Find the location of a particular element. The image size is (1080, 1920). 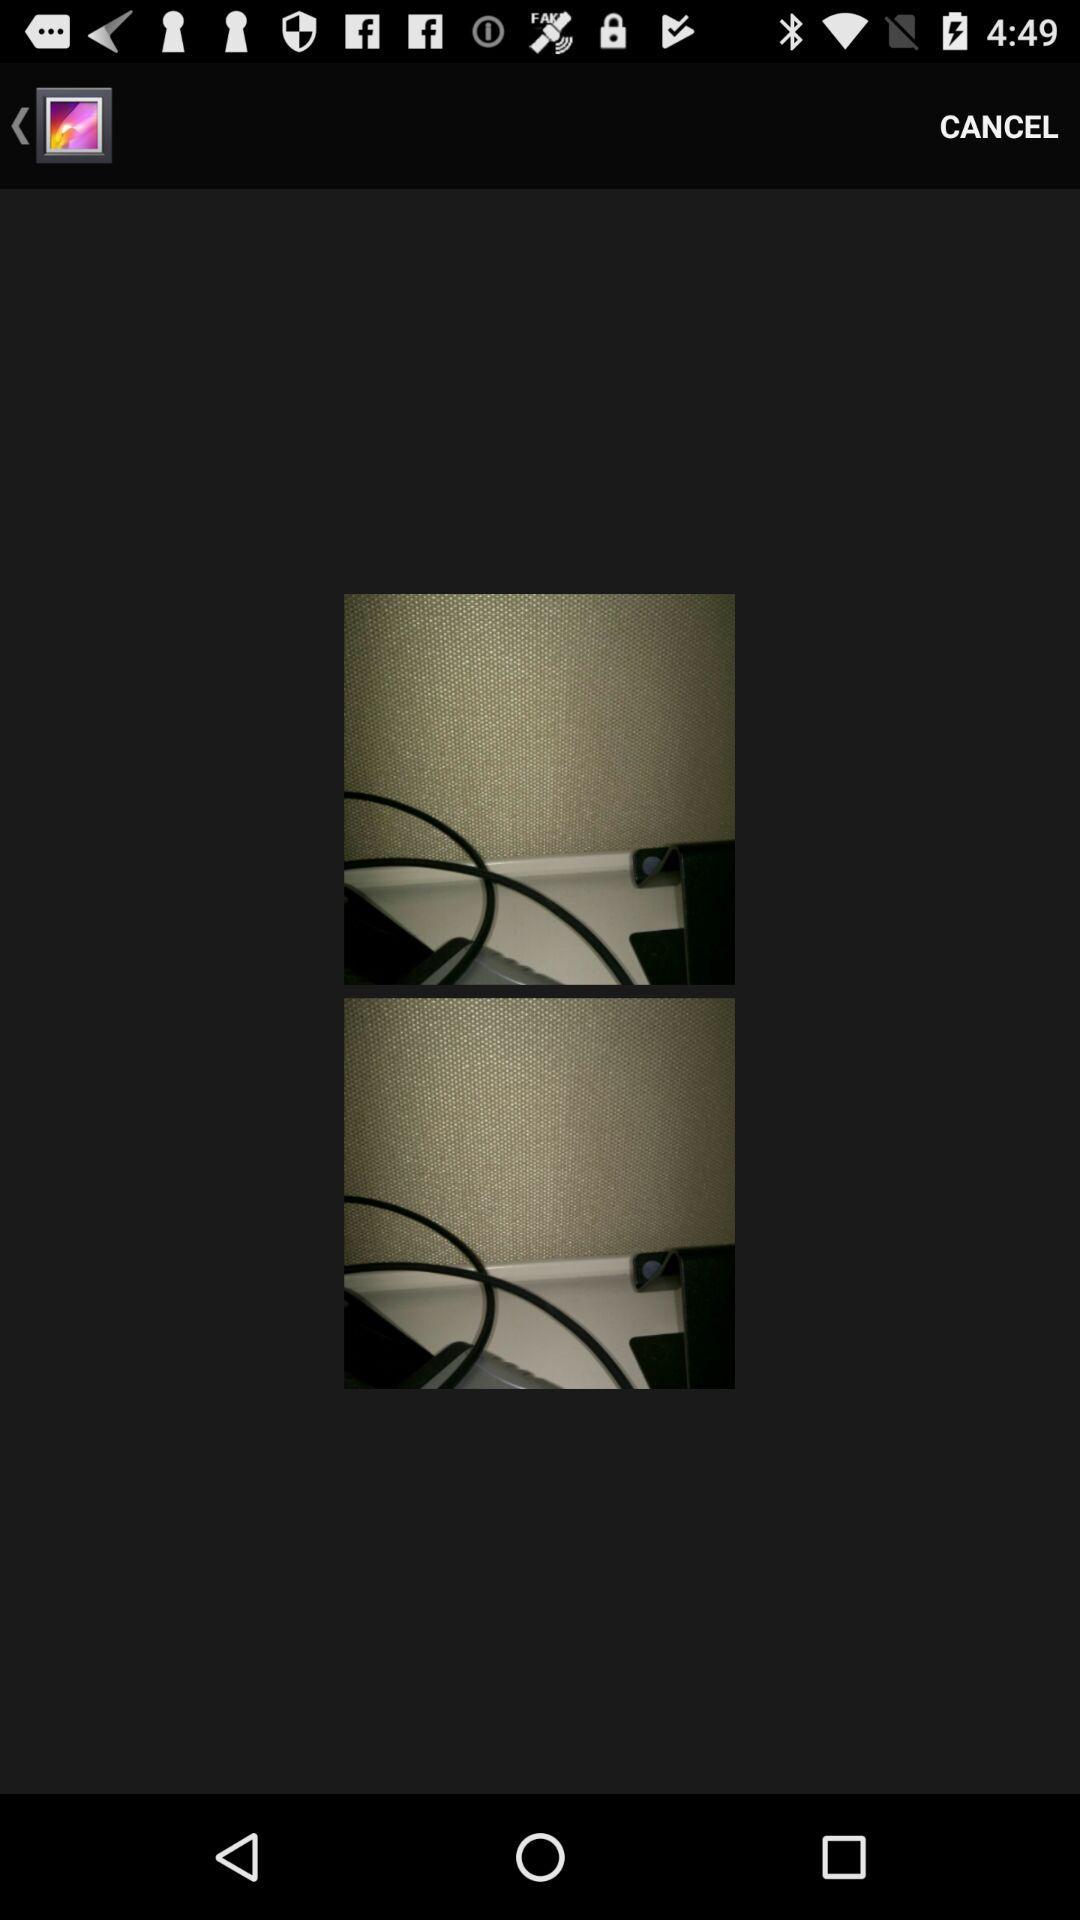

the item at the top right corner is located at coordinates (999, 124).